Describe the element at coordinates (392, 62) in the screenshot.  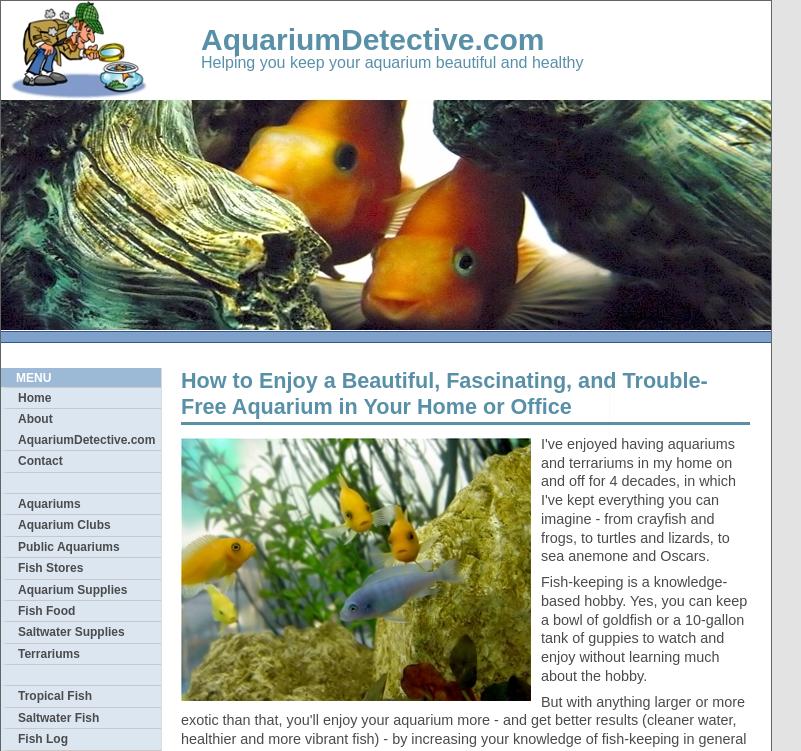
I see `'Helping you keep your aquarium beautiful and healthy'` at that location.